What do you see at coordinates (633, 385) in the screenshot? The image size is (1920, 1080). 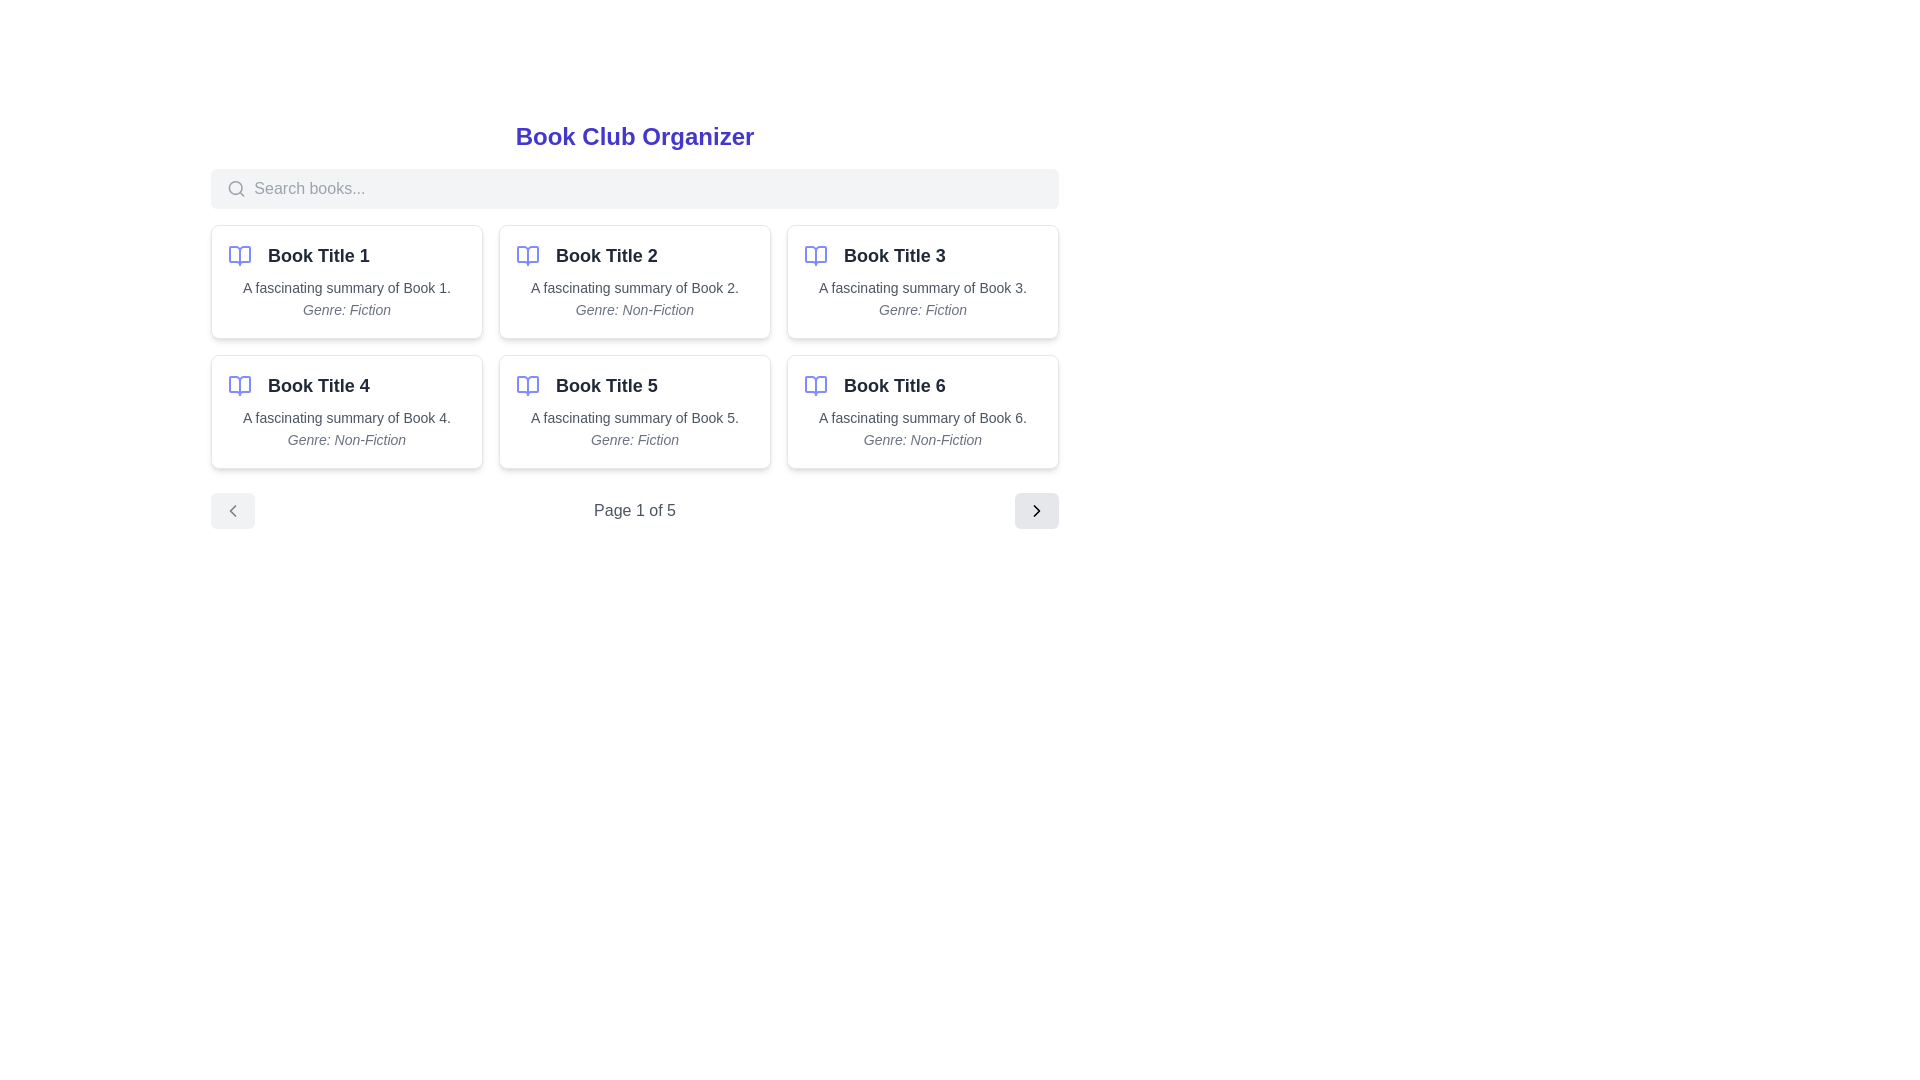 I see `text labeled 'Book Title 5', which is a bold text heading located next to an open book icon in the second row of the fourth card in a grid layout` at bounding box center [633, 385].